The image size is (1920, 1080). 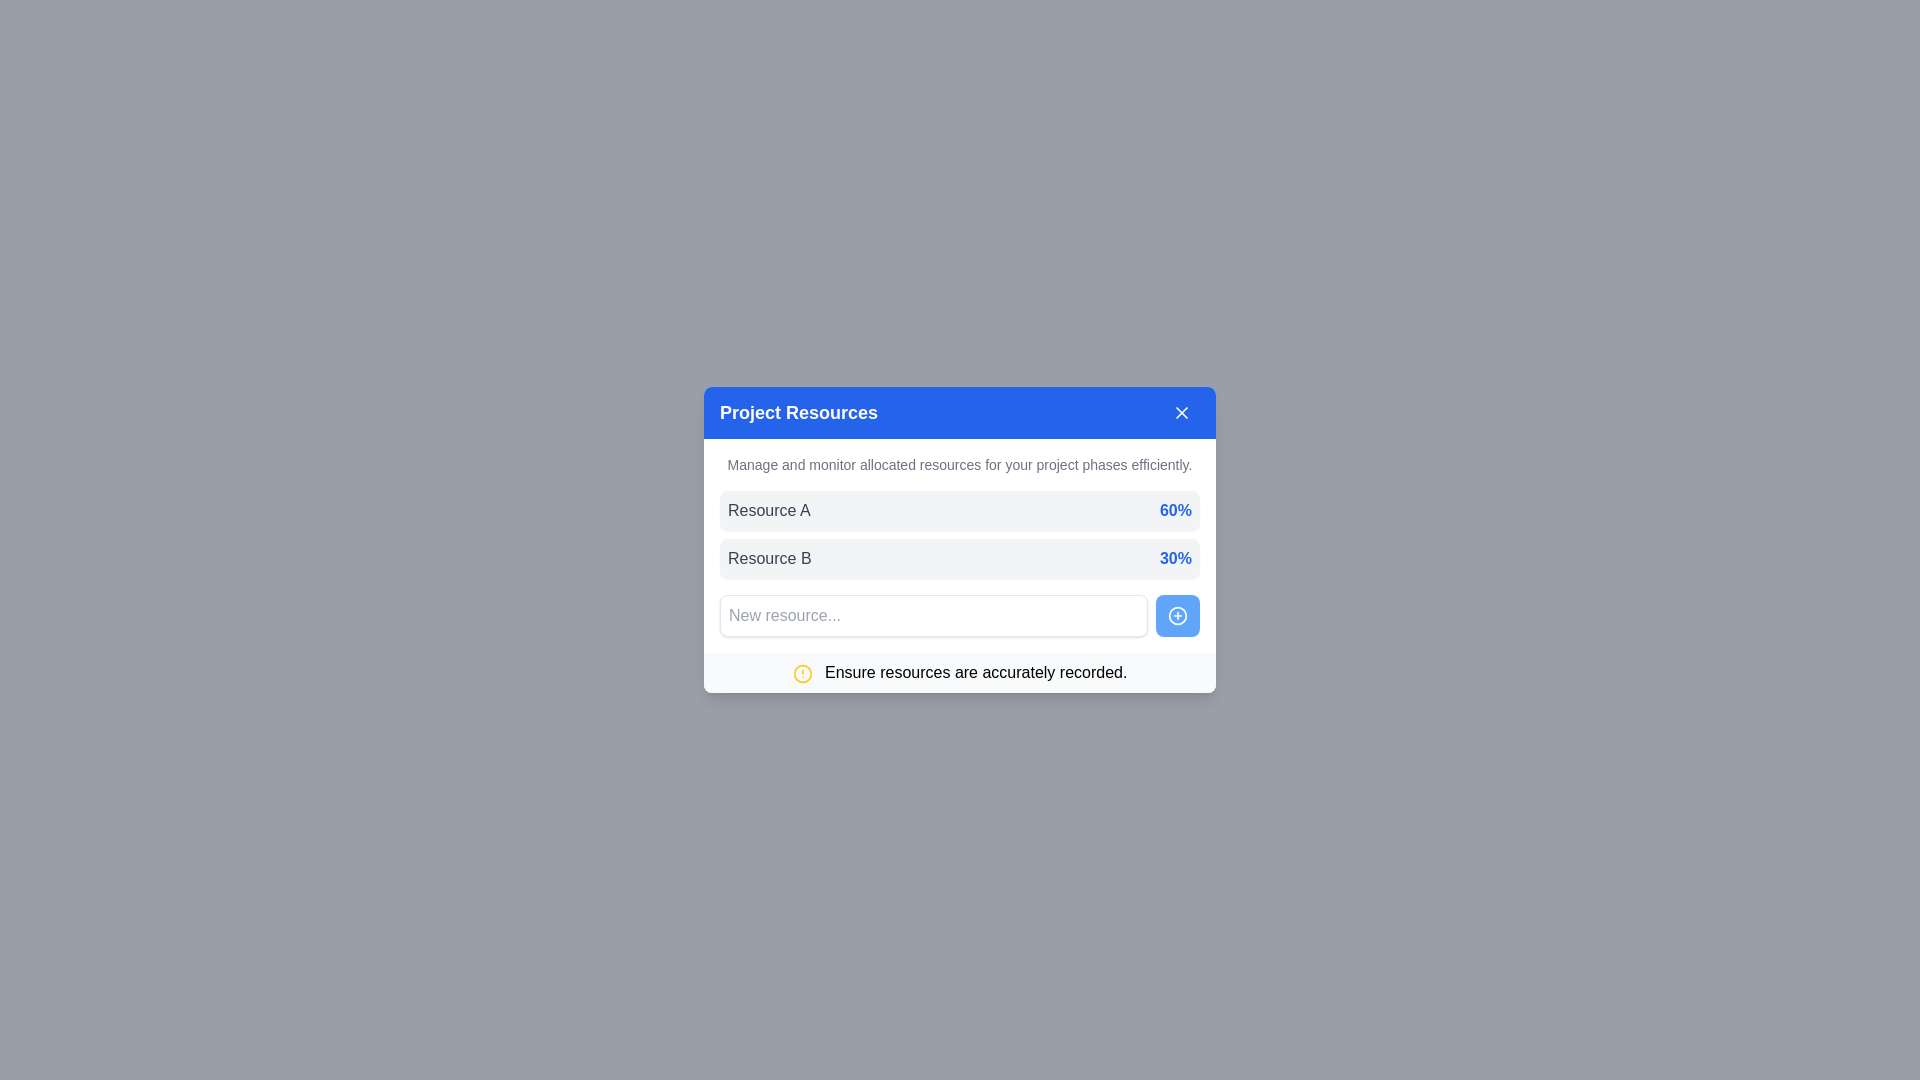 What do you see at coordinates (960, 540) in the screenshot?
I see `the 'Project Resources' modal component` at bounding box center [960, 540].